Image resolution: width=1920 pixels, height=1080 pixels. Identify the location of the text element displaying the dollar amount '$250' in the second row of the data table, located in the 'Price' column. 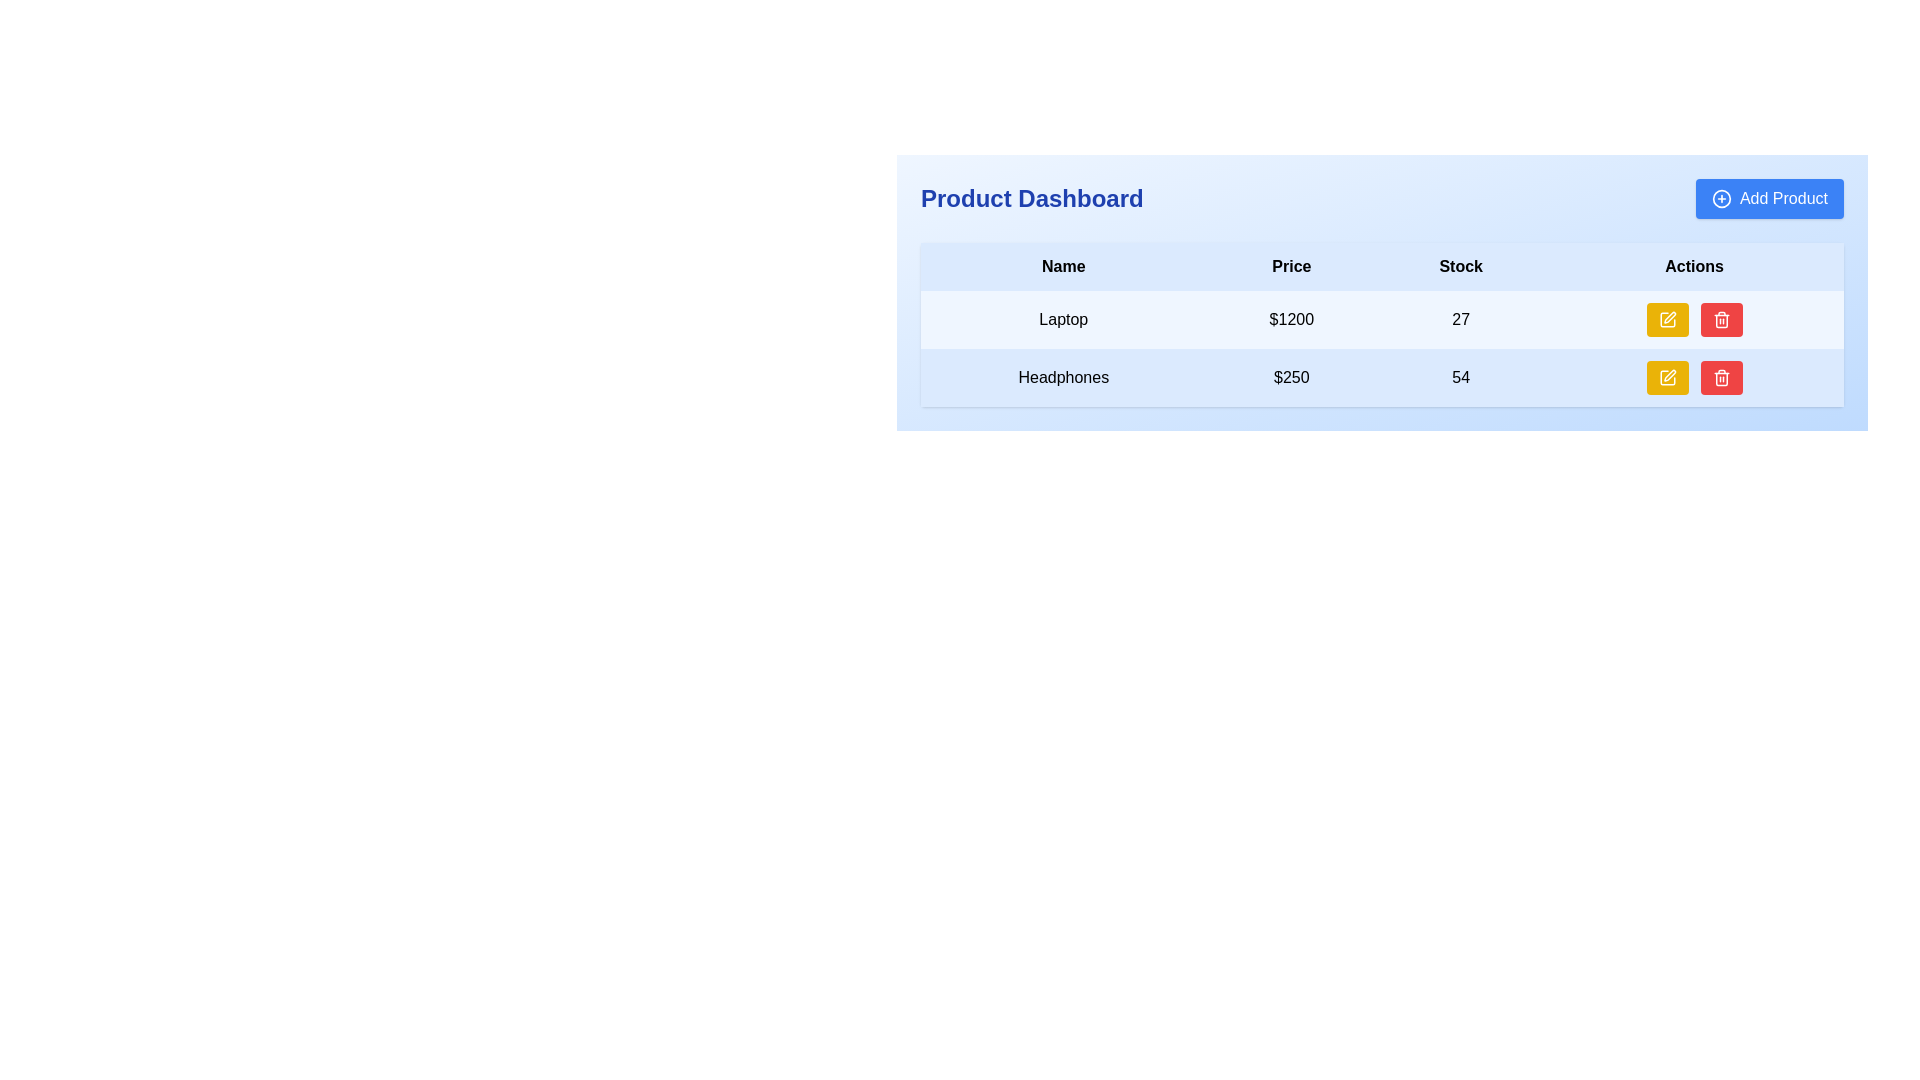
(1291, 378).